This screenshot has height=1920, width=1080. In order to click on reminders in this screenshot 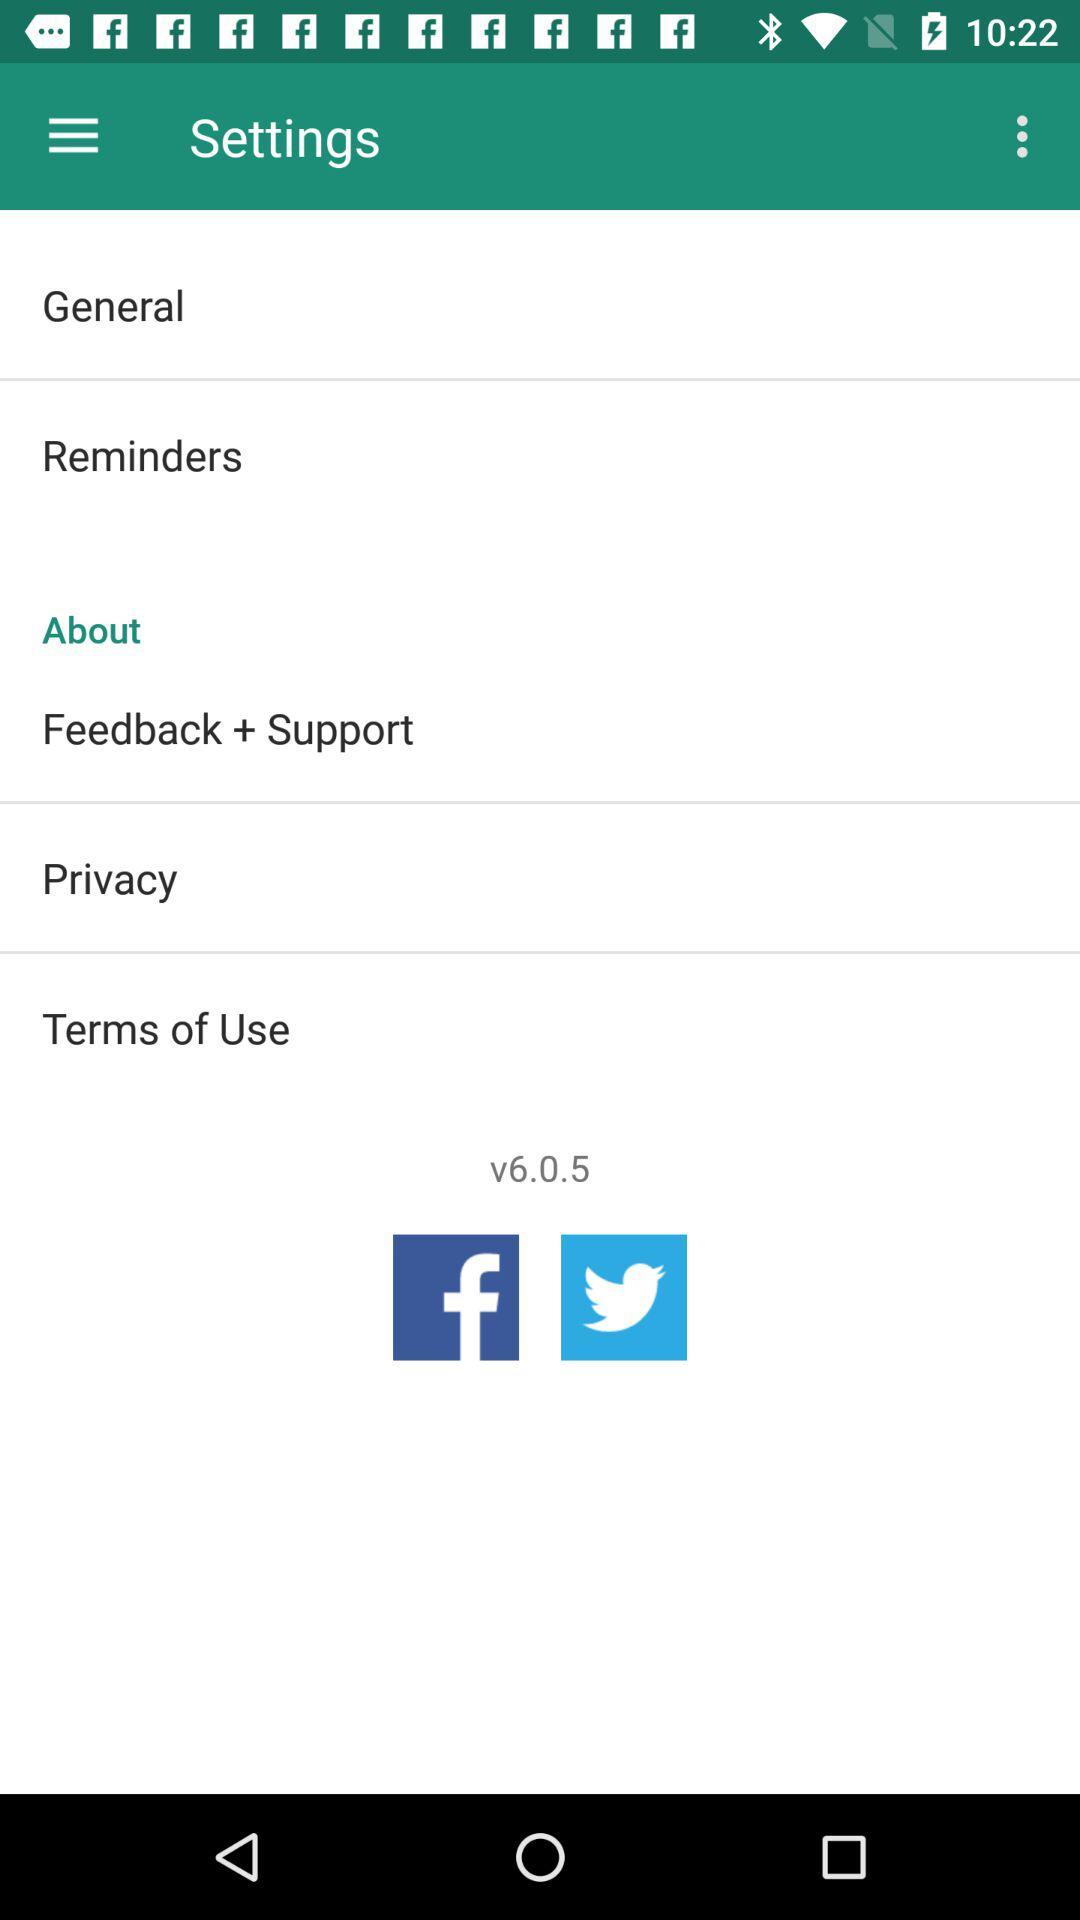, I will do `click(540, 453)`.